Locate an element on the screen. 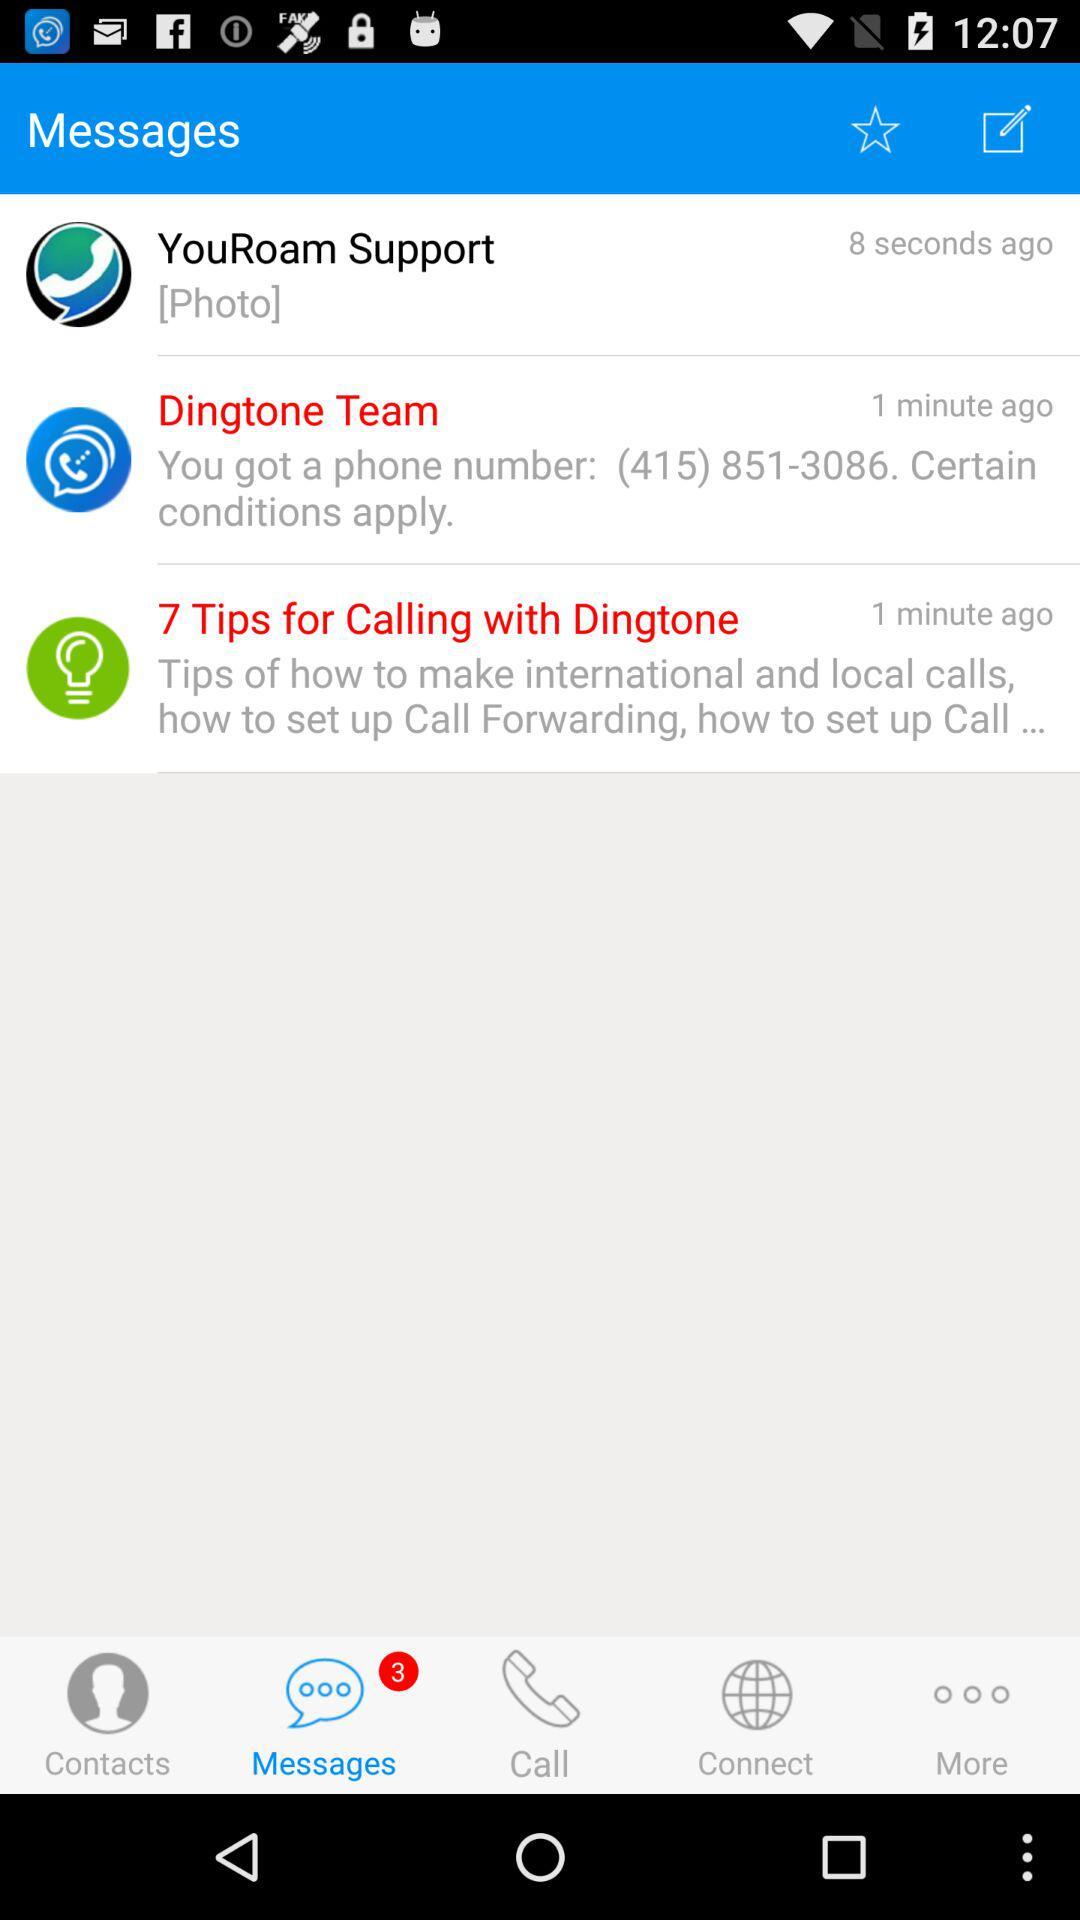  icon below the 7 tips for item is located at coordinates (604, 695).